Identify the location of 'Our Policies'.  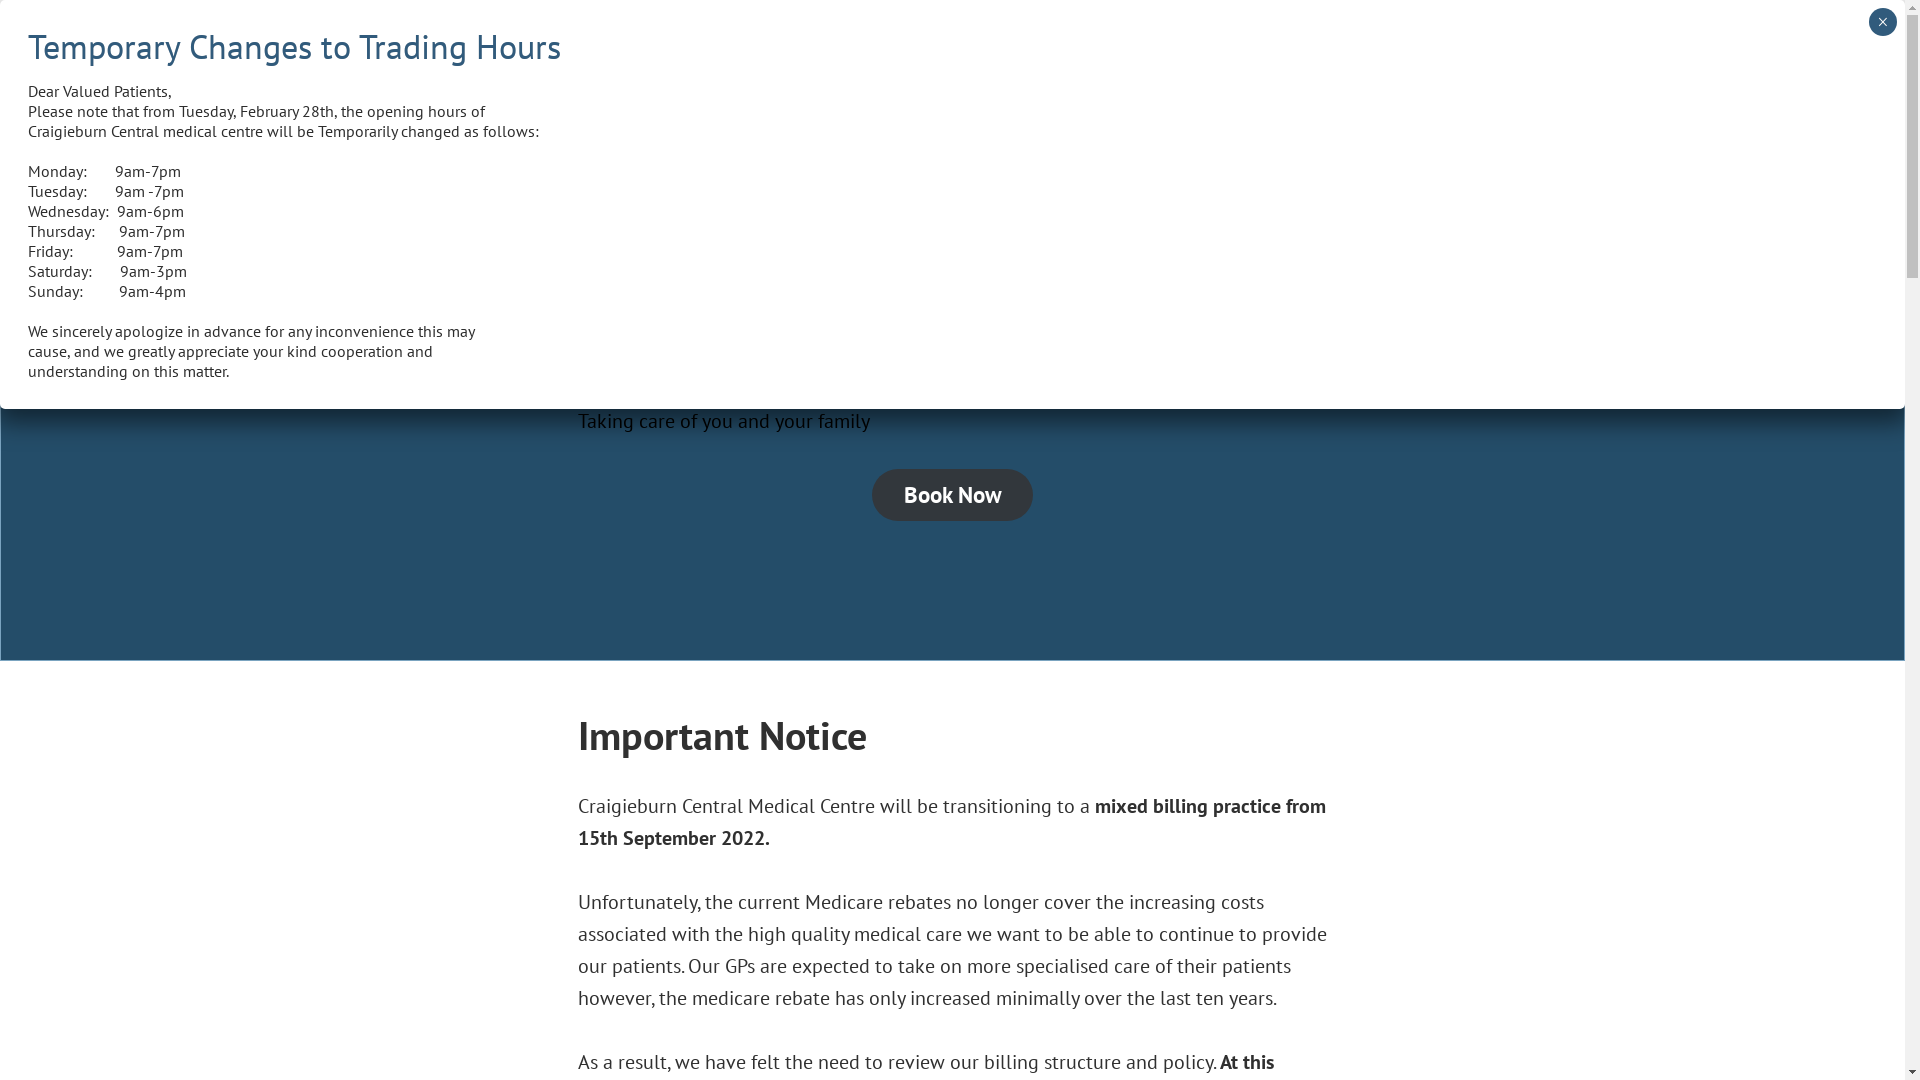
(1405, 60).